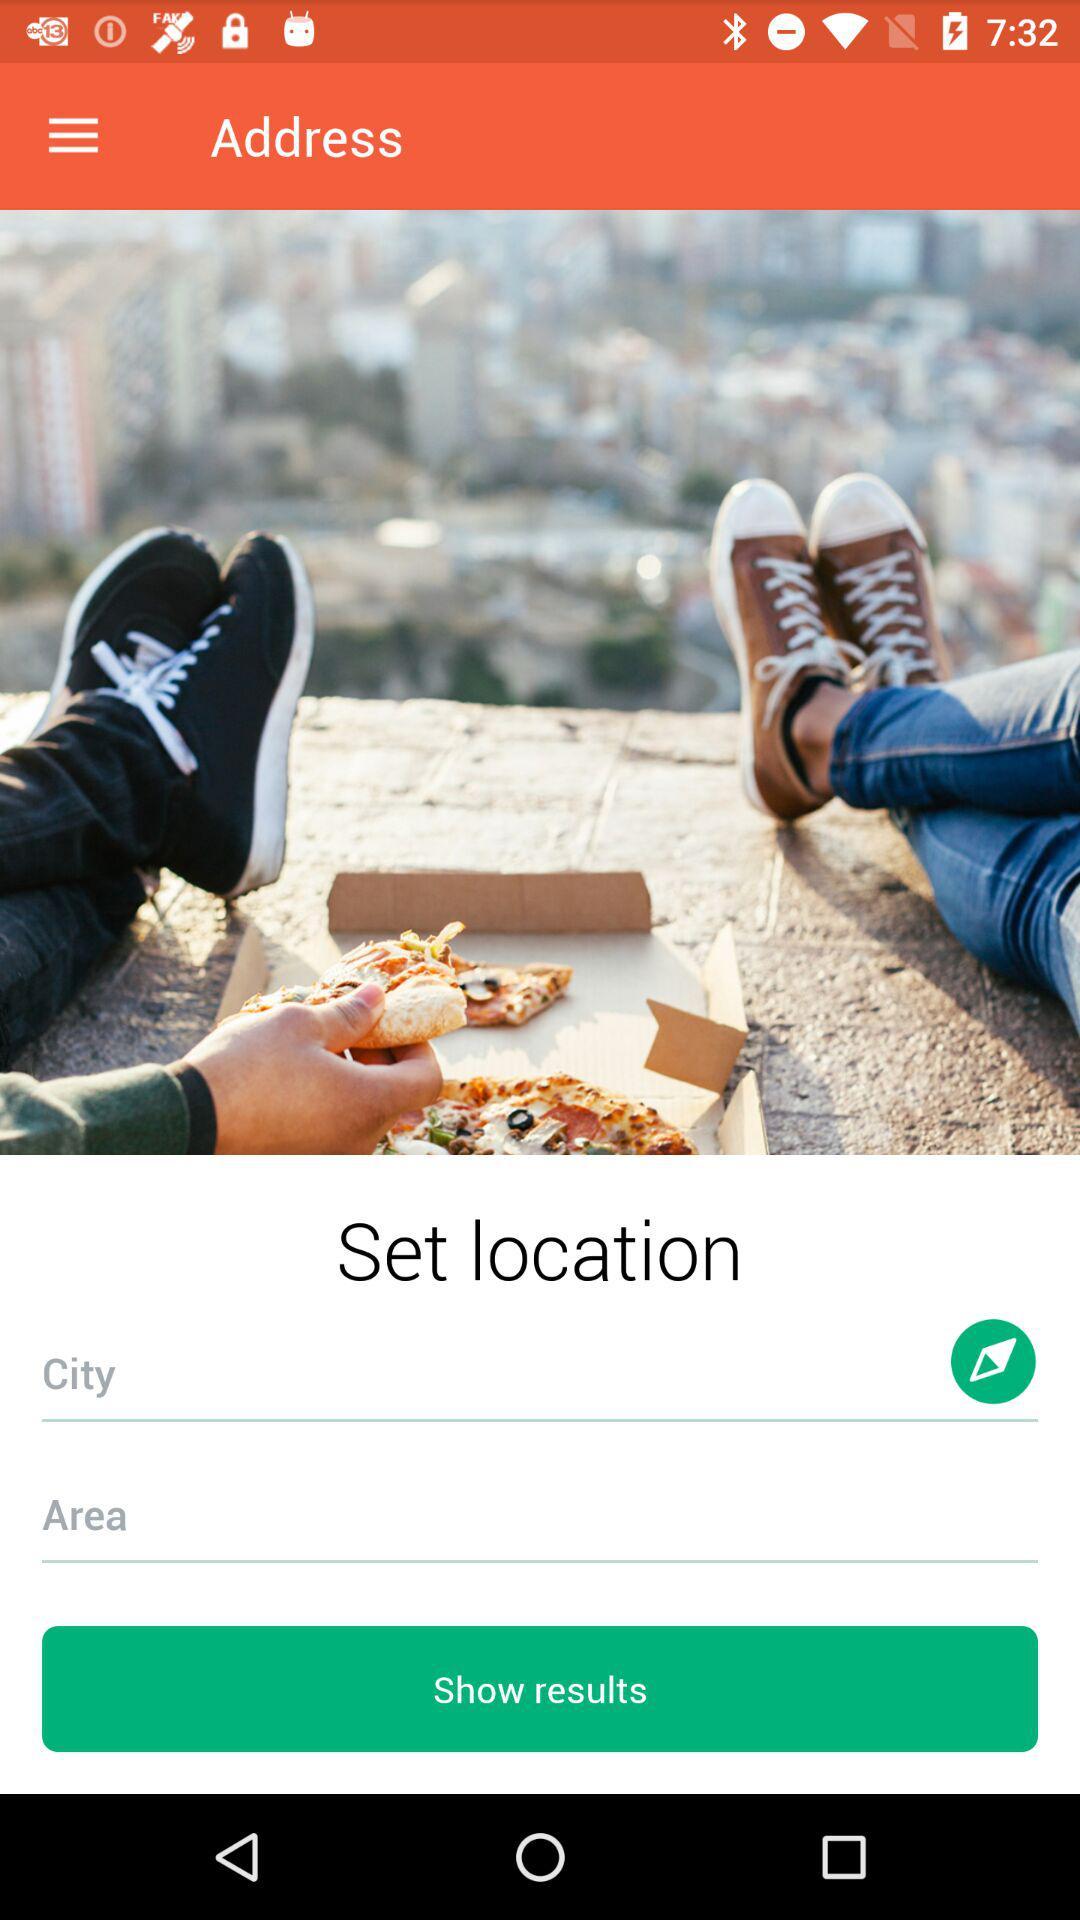 This screenshot has width=1080, height=1920. I want to click on item above show results item, so click(540, 1502).